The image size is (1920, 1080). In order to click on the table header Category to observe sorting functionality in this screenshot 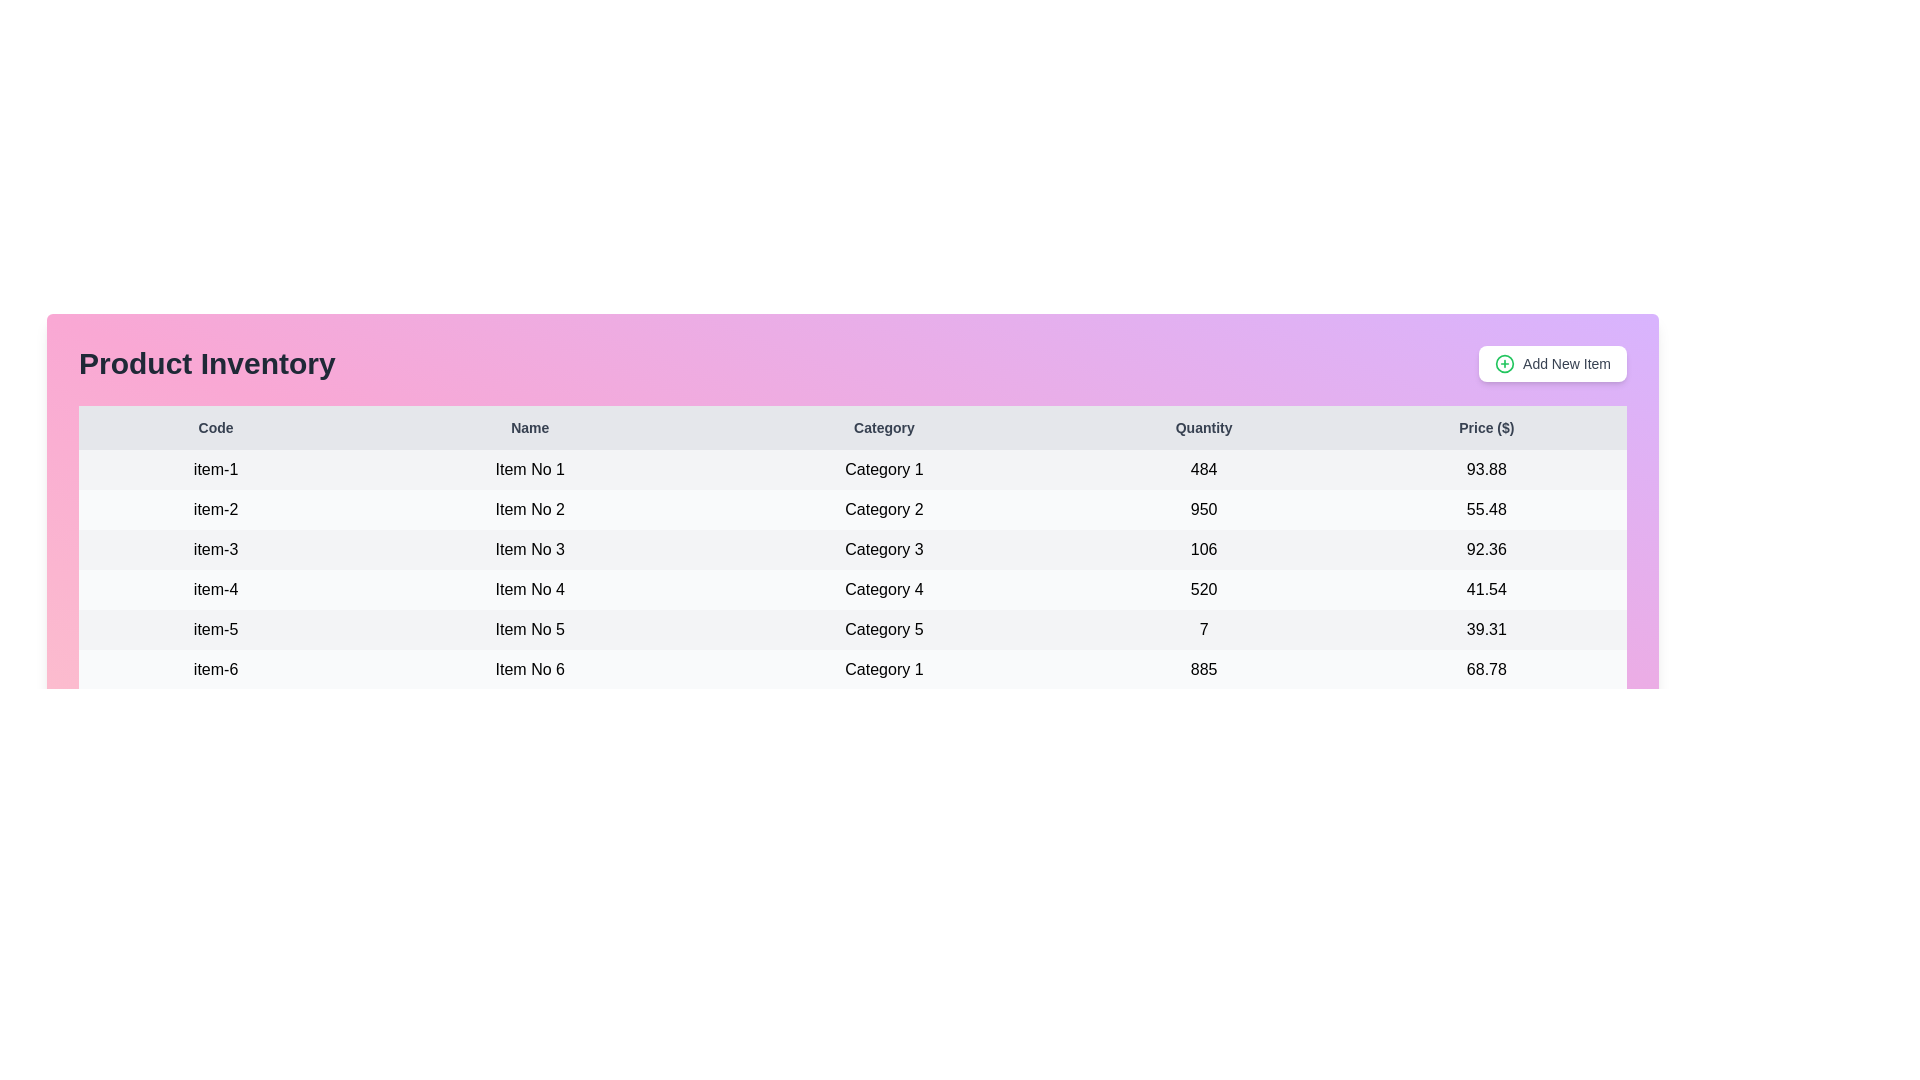, I will do `click(882, 427)`.